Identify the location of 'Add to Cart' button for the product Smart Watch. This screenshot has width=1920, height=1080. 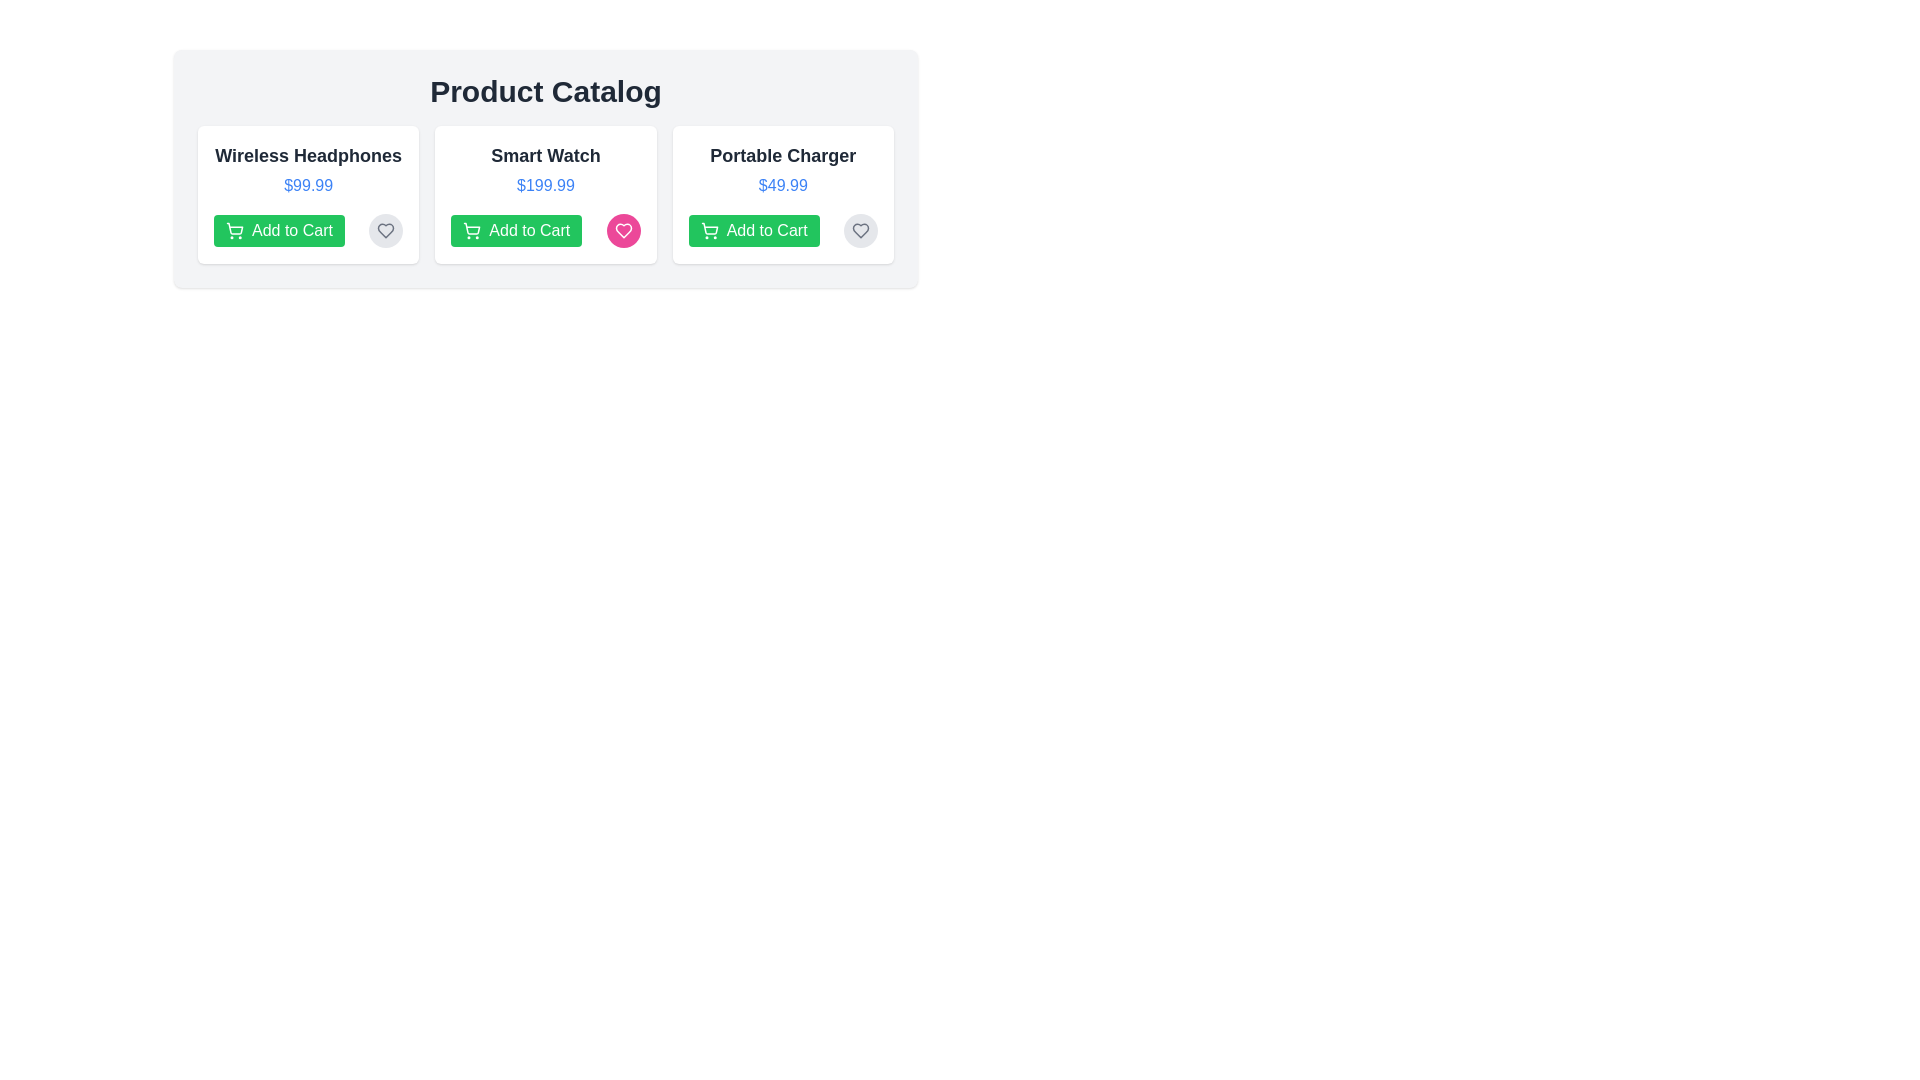
(515, 230).